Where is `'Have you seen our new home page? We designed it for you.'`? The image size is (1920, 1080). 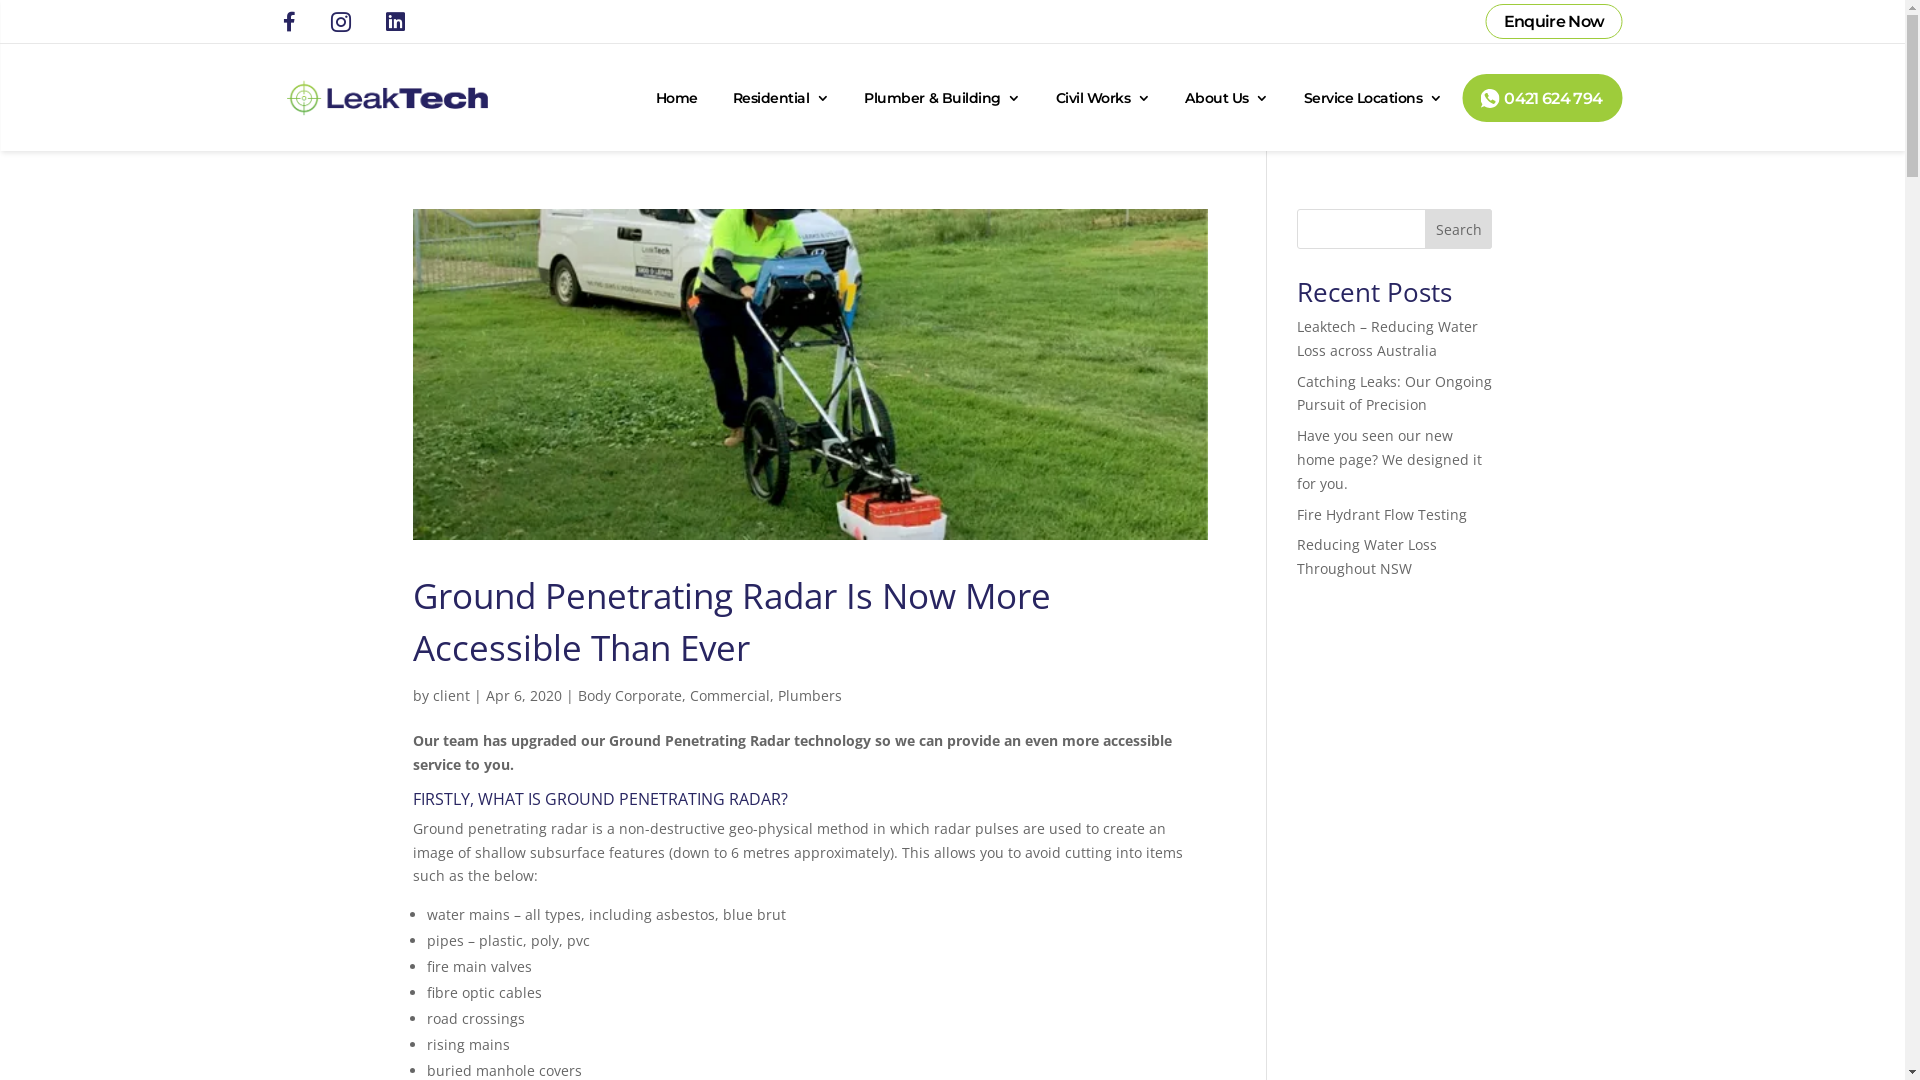
'Have you seen our new home page? We designed it for you.' is located at coordinates (1388, 459).